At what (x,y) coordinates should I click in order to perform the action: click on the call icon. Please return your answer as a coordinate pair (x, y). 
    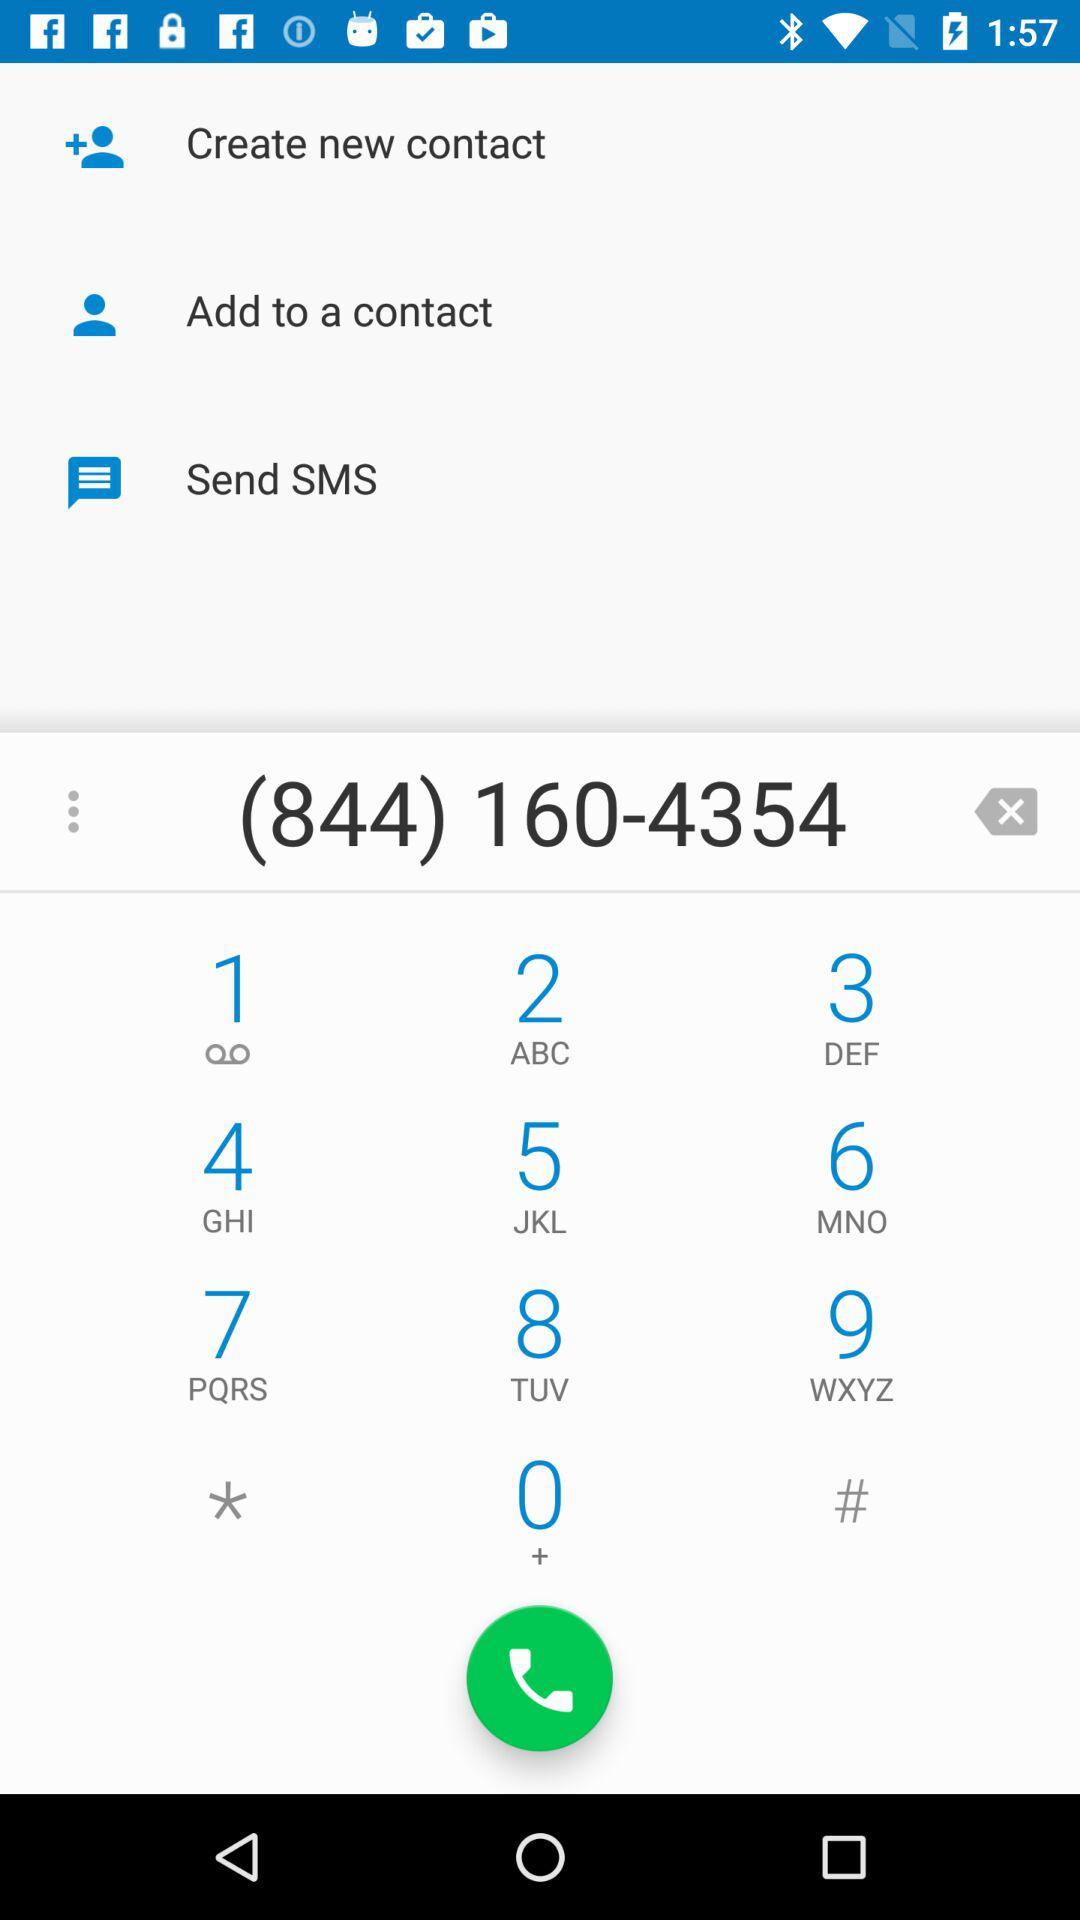
    Looking at the image, I should click on (540, 1678).